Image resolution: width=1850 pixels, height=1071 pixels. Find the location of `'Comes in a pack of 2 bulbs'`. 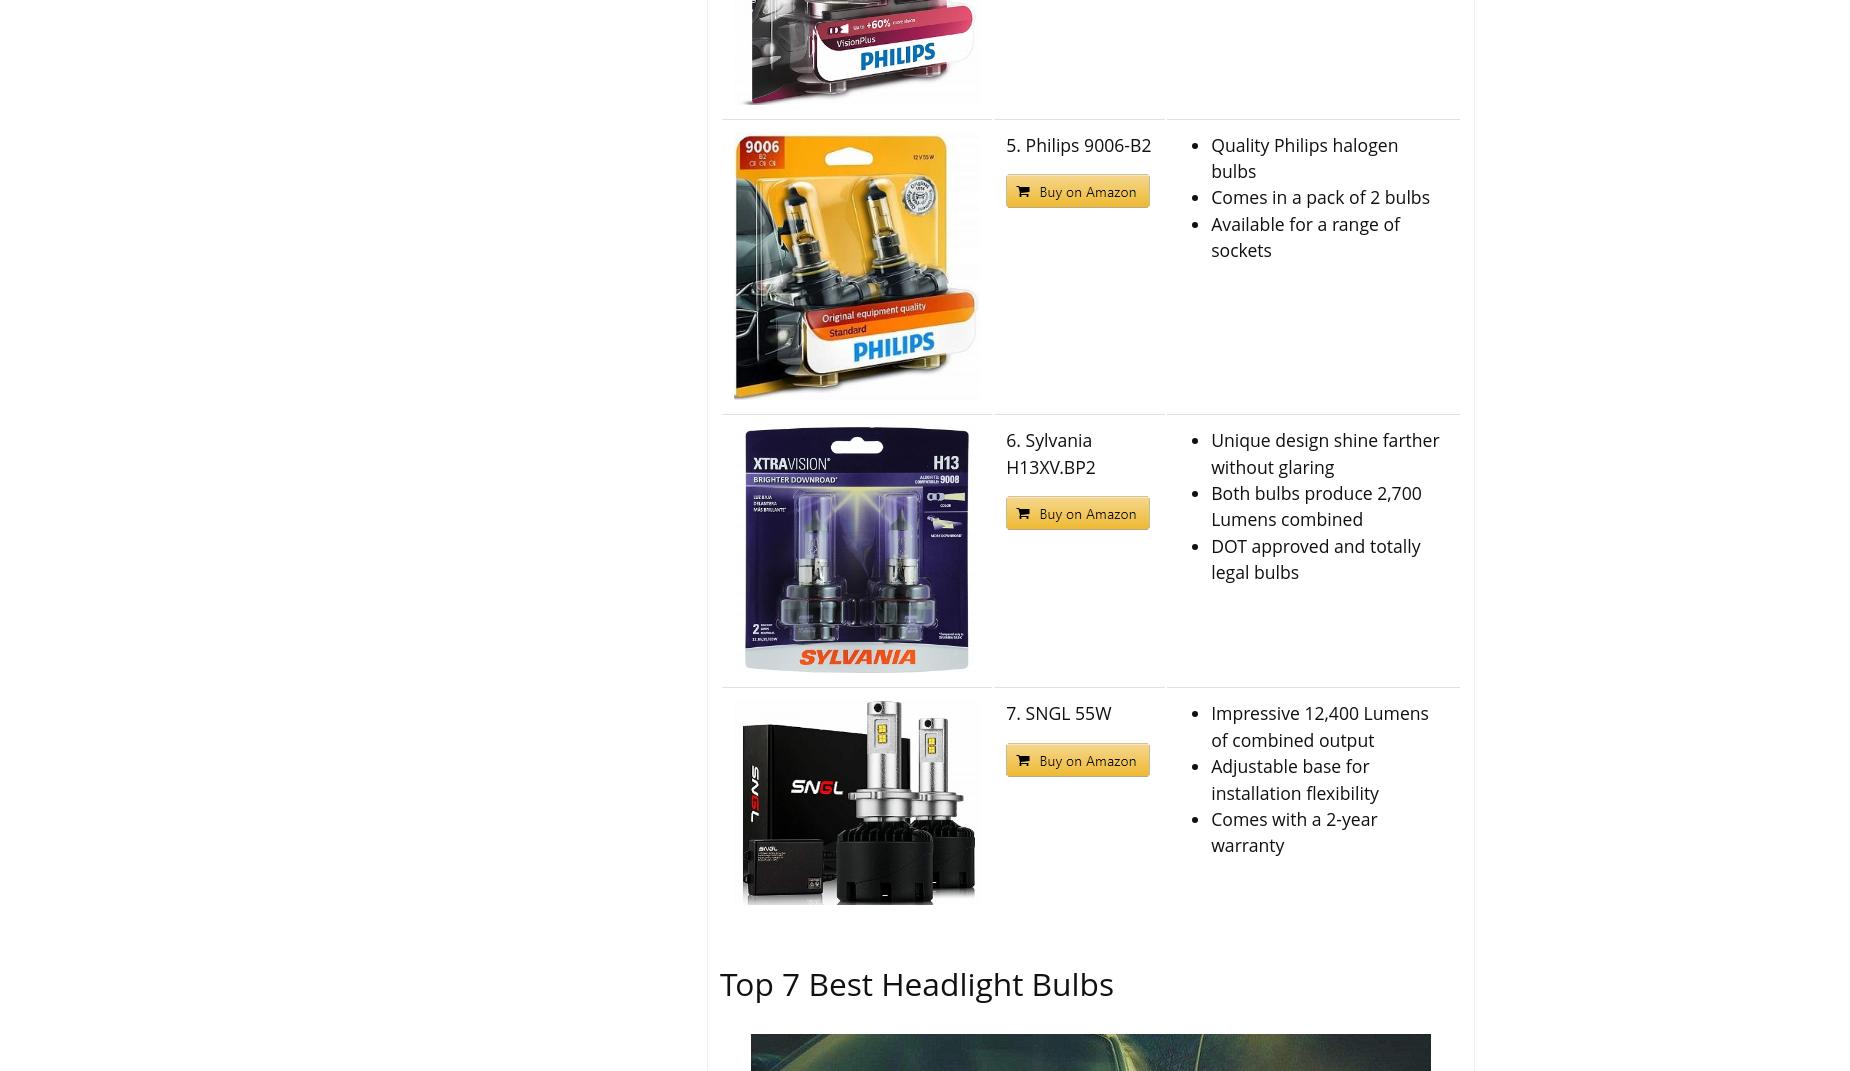

'Comes in a pack of 2 bulbs' is located at coordinates (1319, 195).